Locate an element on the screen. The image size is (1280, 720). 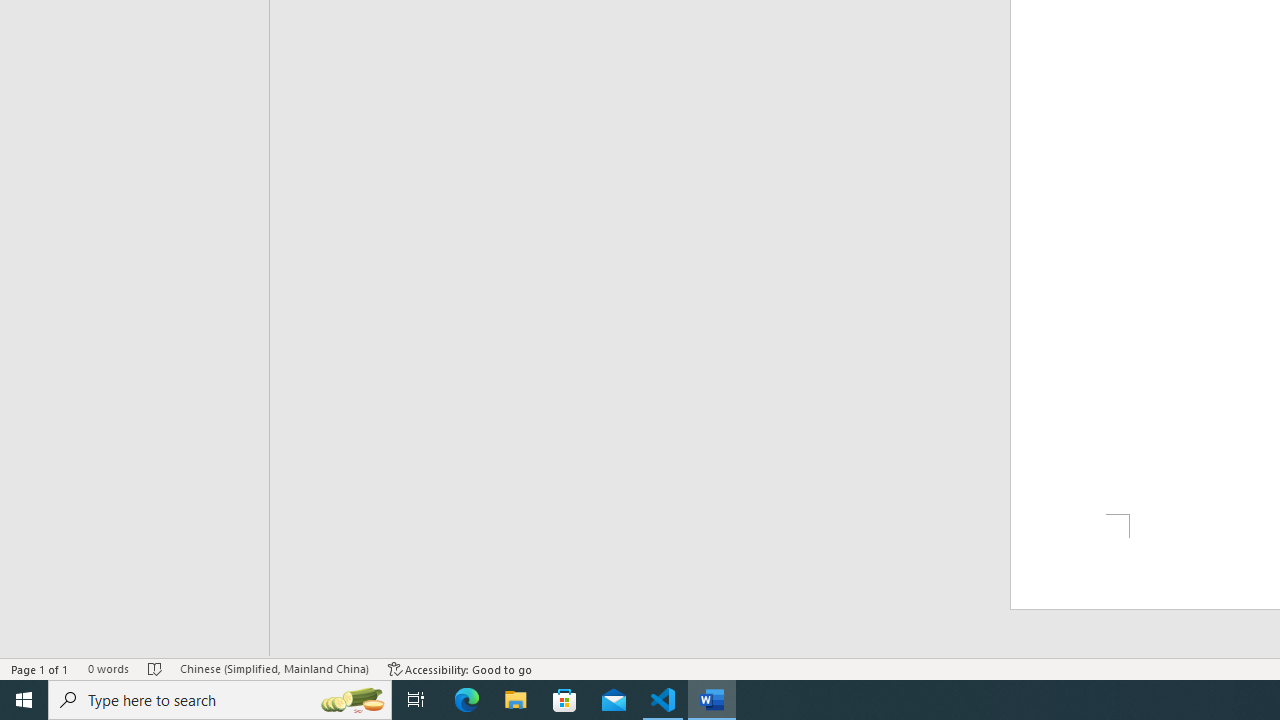
'Accessibility Checker Accessibility: Good to go' is located at coordinates (459, 669).